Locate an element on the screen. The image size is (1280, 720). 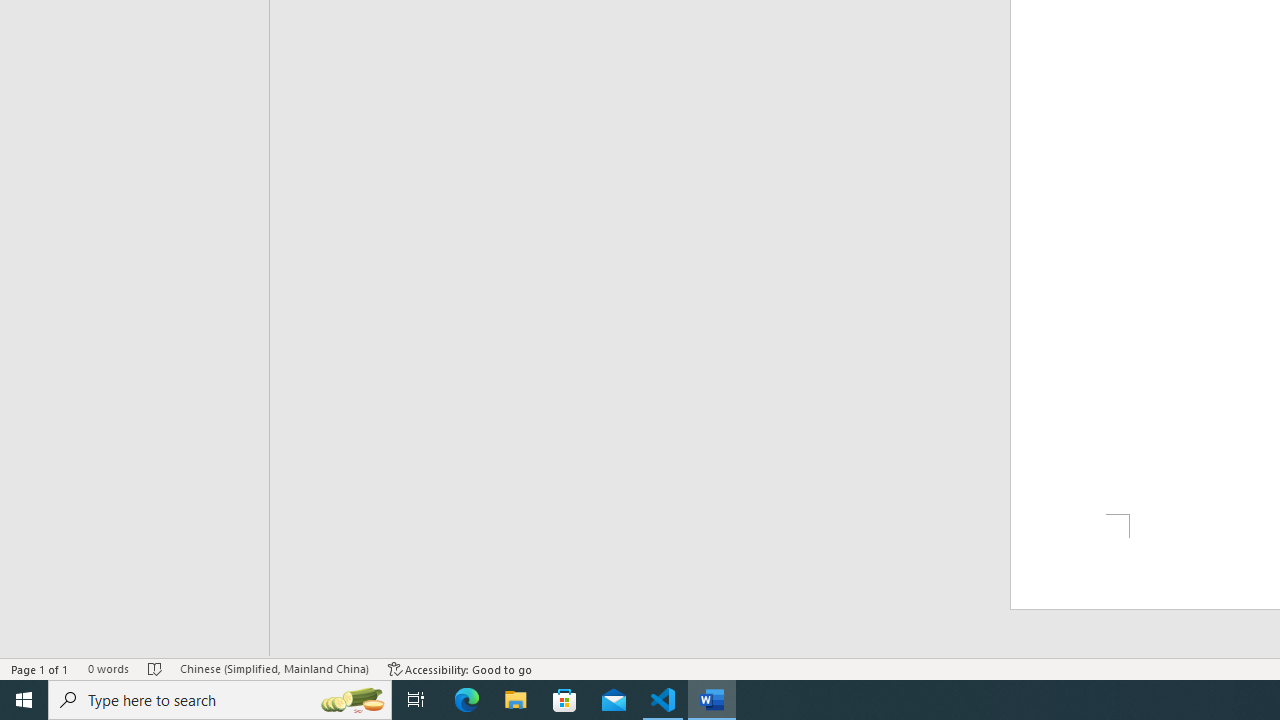
'Accessibility Checker Accessibility: Good to go' is located at coordinates (459, 669).